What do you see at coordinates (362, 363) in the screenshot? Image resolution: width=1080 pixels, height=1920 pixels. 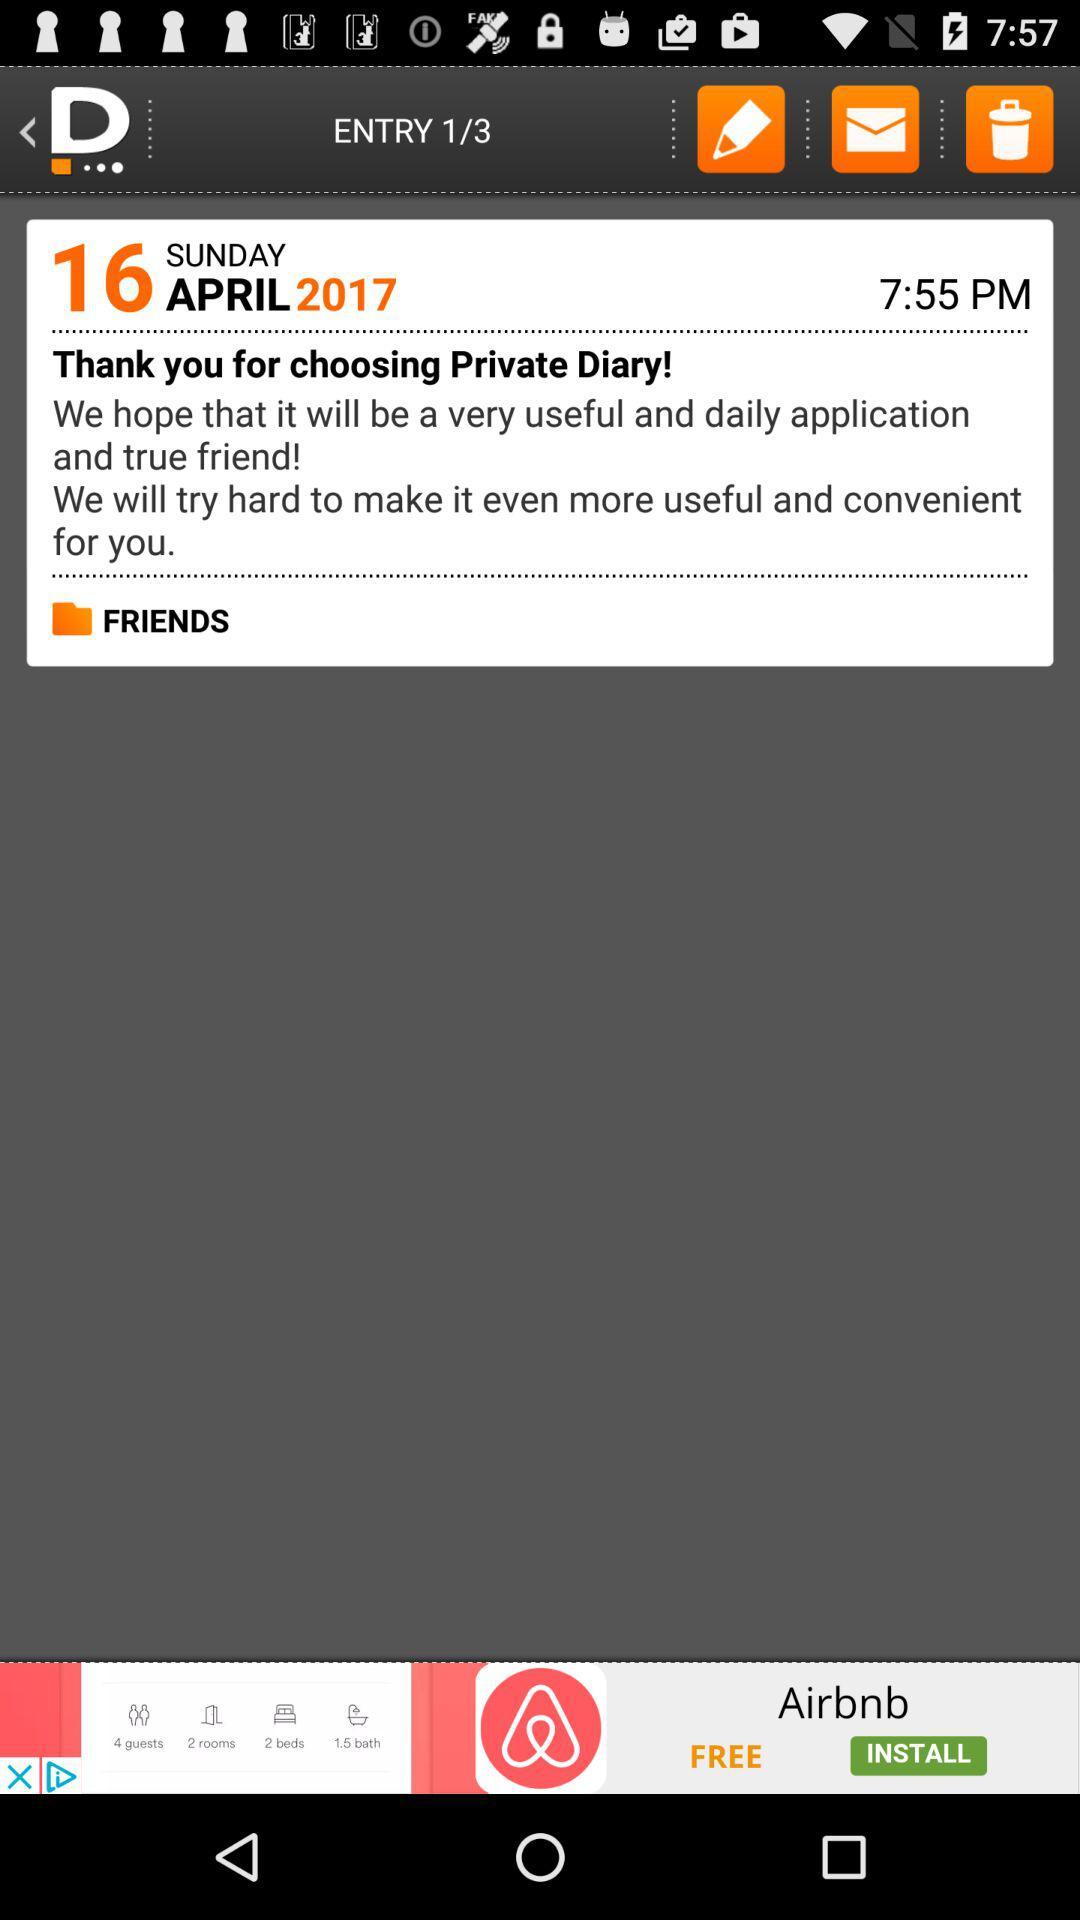 I see `the thank you for choosing private diary text` at bounding box center [362, 363].